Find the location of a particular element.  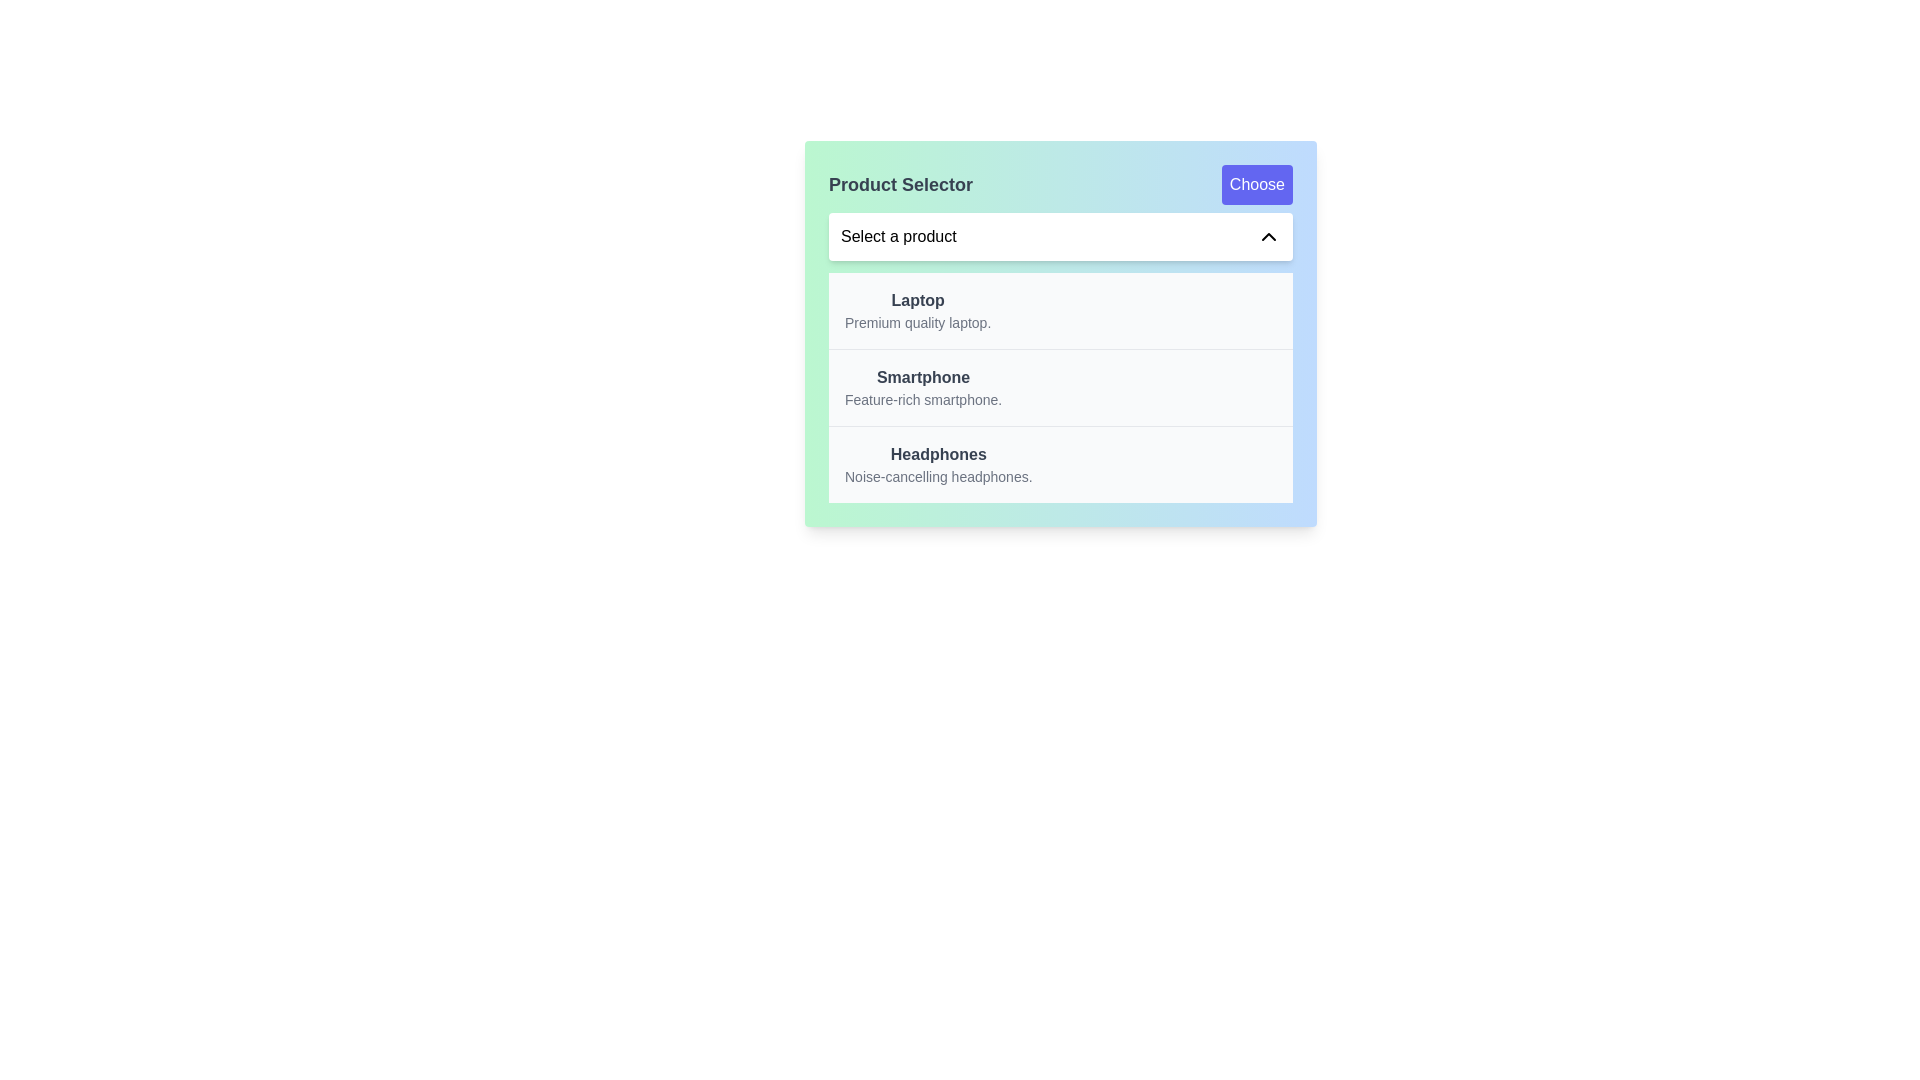

the detailed description text label for the product category 'Headphones', located below the bold 'Headphones' text in the dropdown menu is located at coordinates (937, 477).